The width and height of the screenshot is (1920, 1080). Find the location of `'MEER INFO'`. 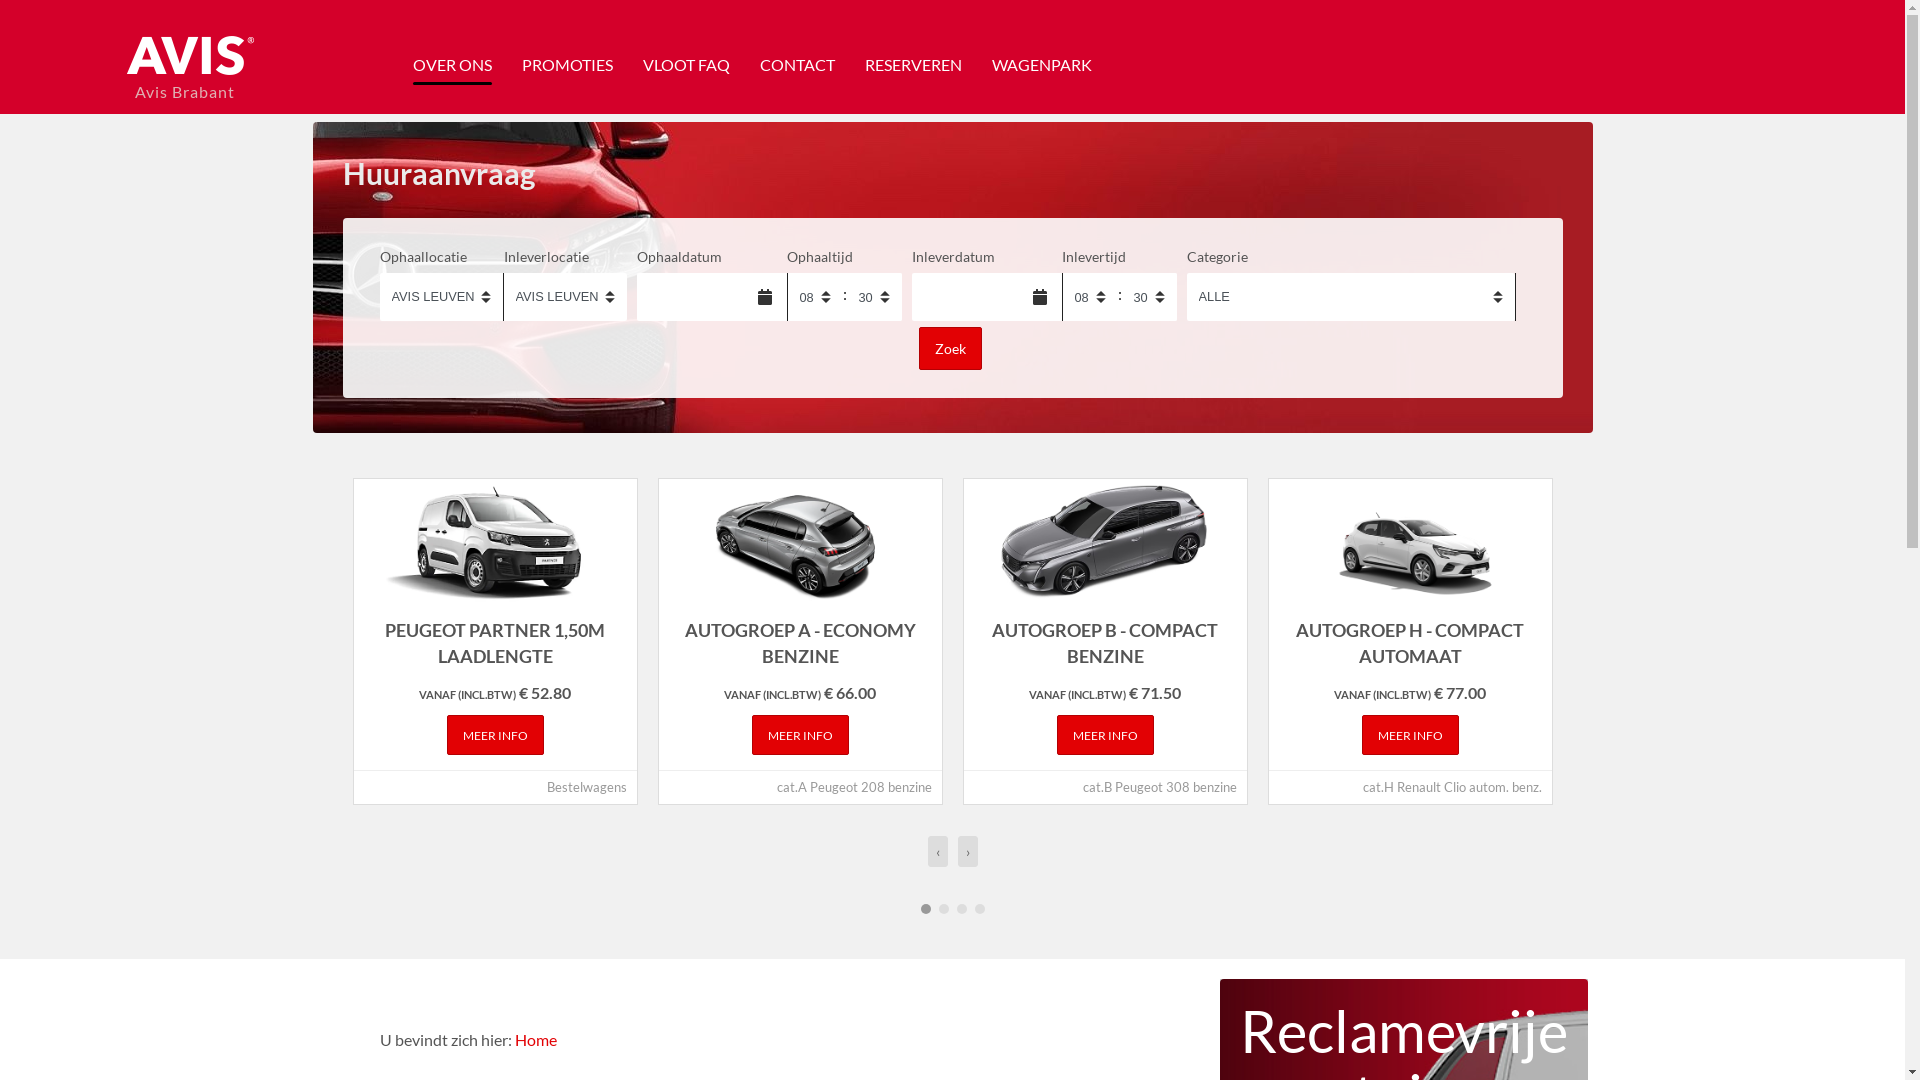

'MEER INFO' is located at coordinates (1103, 735).